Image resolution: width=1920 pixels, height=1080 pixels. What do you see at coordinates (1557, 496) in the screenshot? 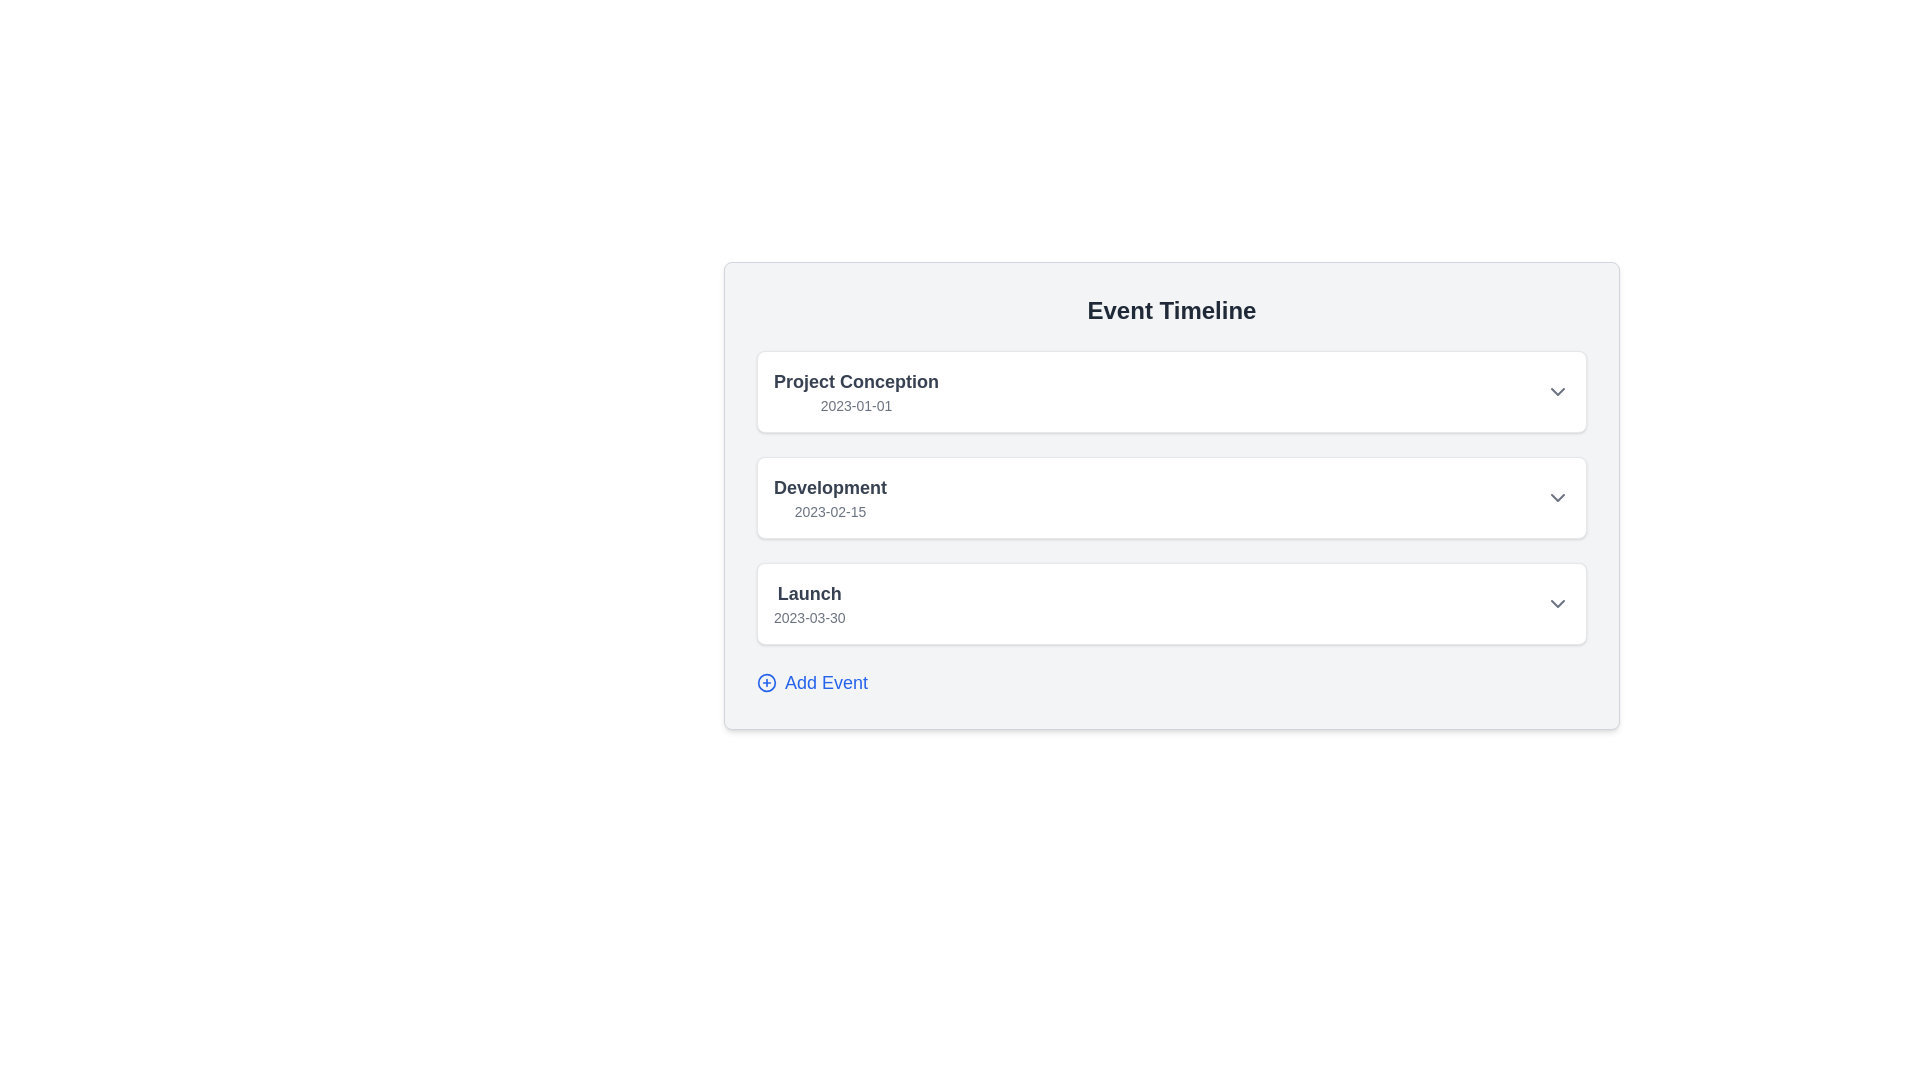
I see `the interactive chevron-down icon located at the far right of the 'Development' section to cause visual feedback` at bounding box center [1557, 496].